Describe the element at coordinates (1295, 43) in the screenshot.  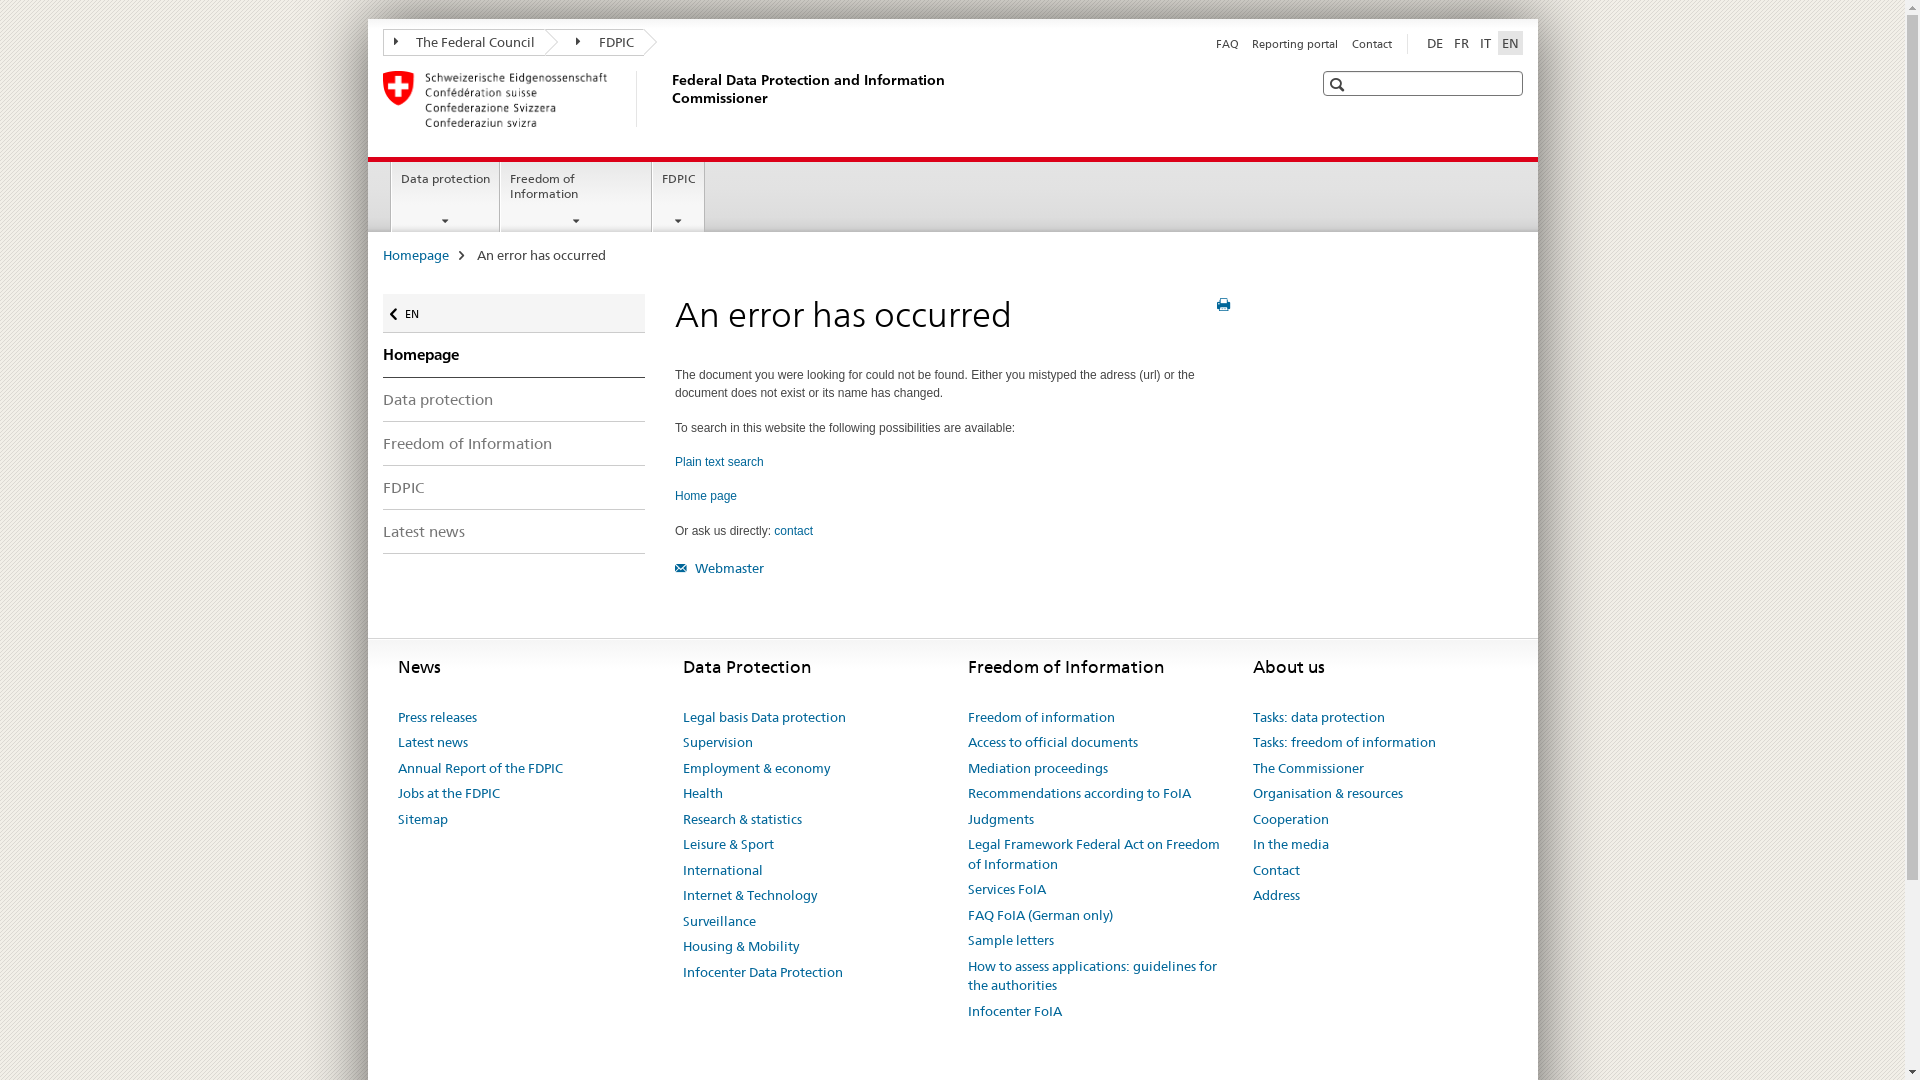
I see `'Reporting portal'` at that location.